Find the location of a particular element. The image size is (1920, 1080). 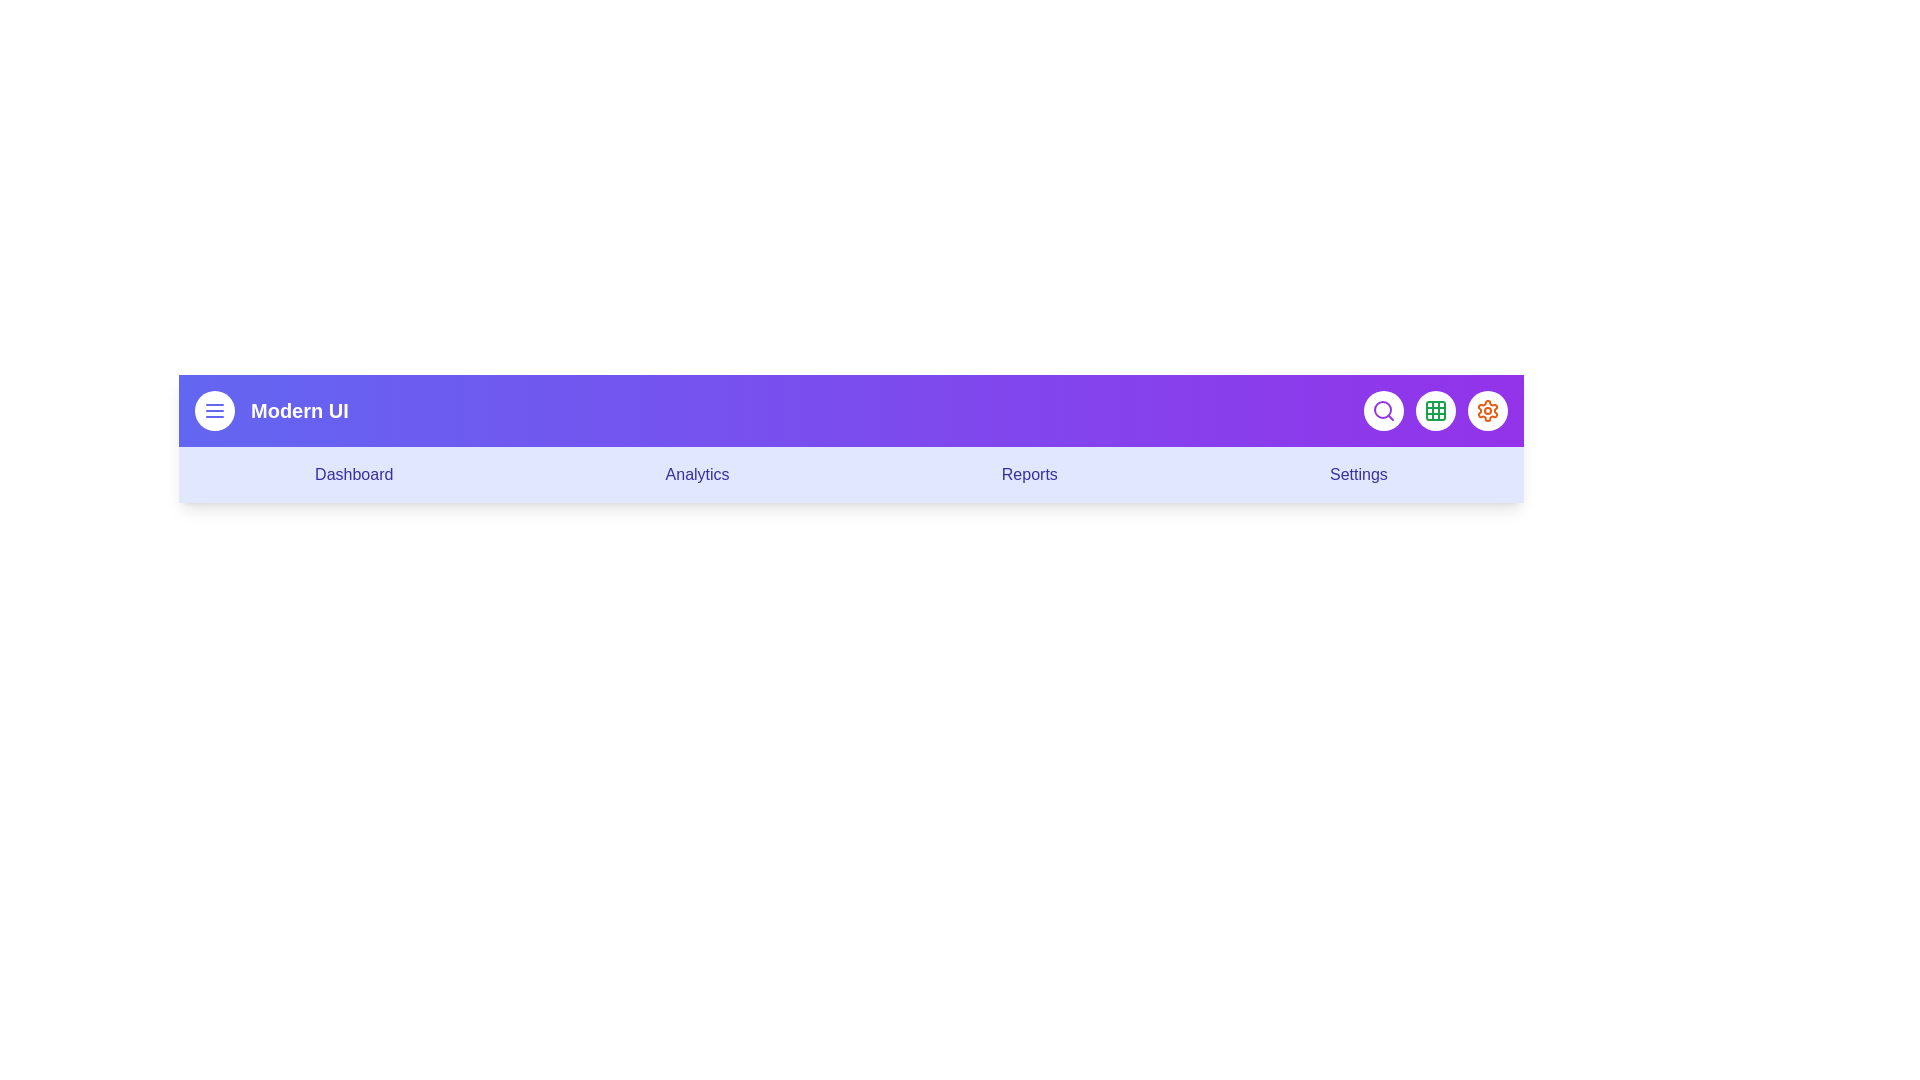

the settings button to open the settings menu is located at coordinates (1488, 410).